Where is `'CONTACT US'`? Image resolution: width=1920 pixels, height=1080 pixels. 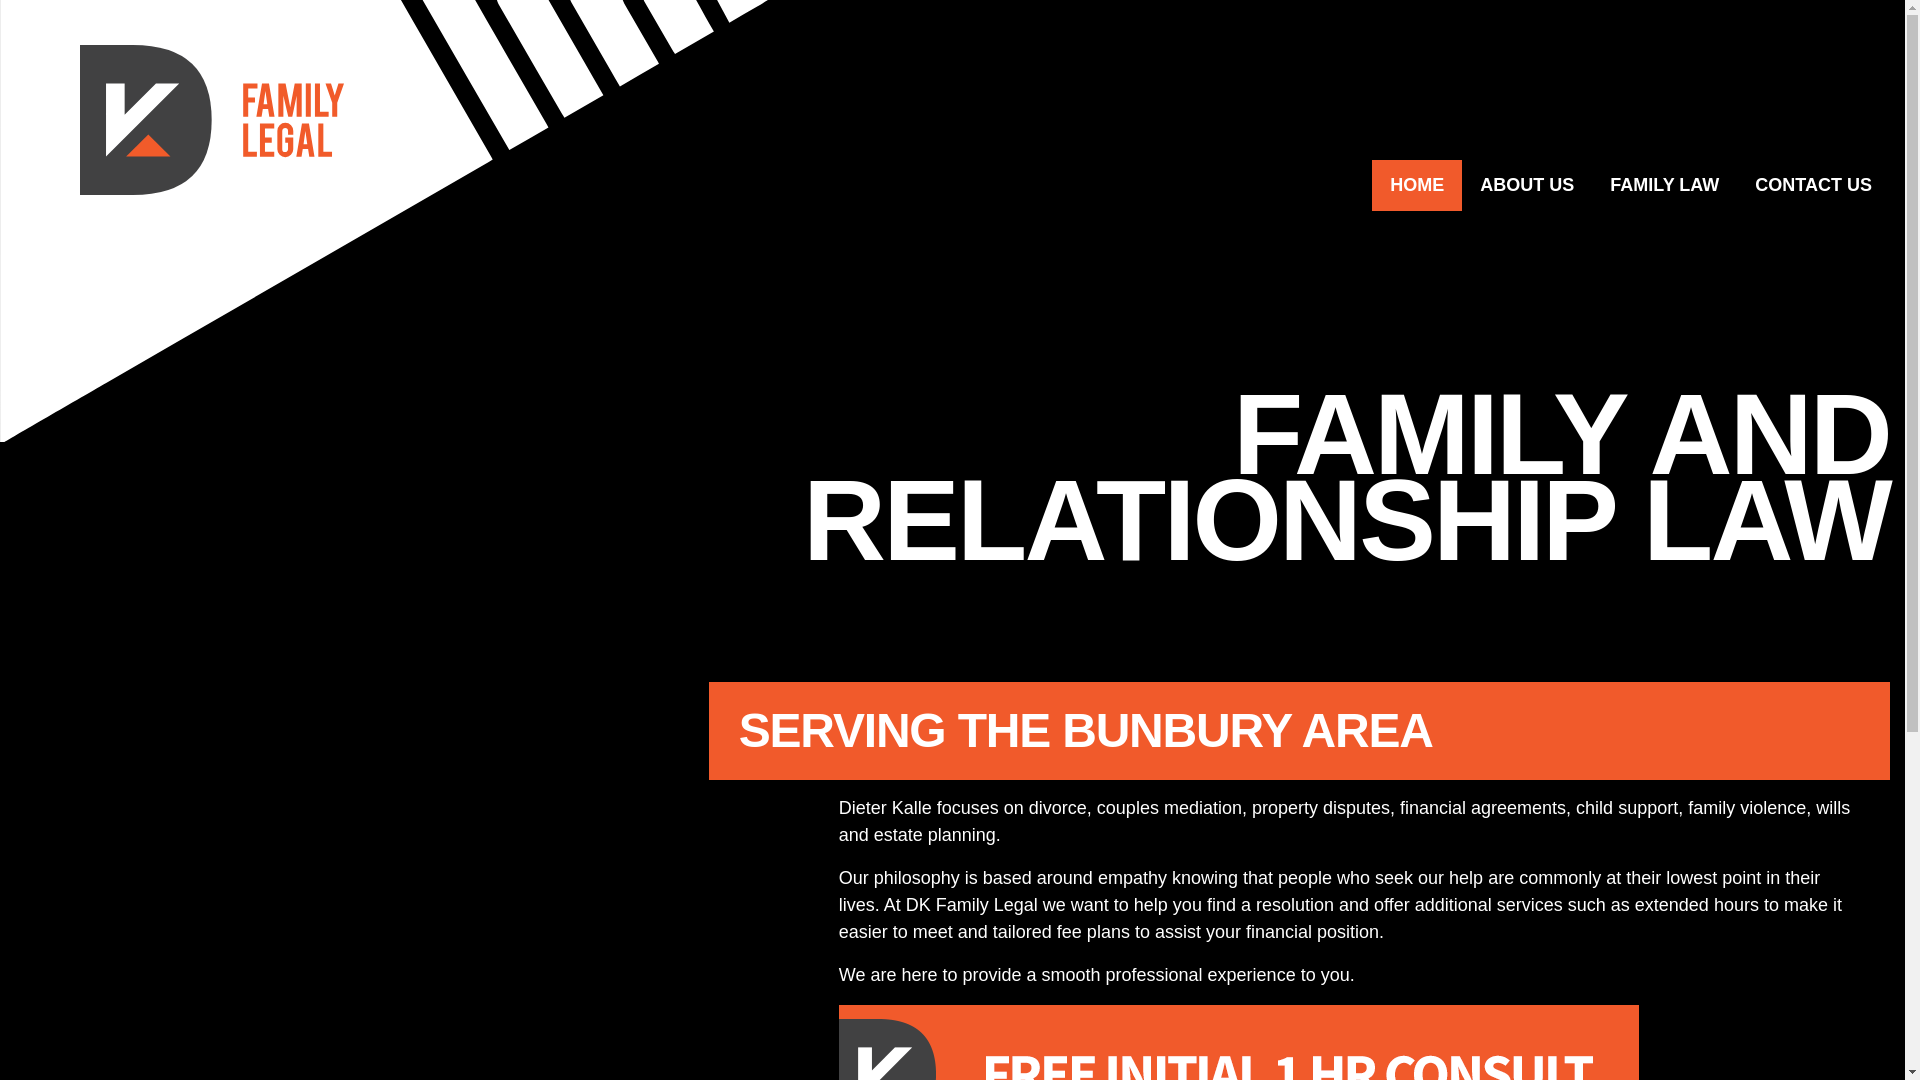
'CONTACT US' is located at coordinates (1813, 185).